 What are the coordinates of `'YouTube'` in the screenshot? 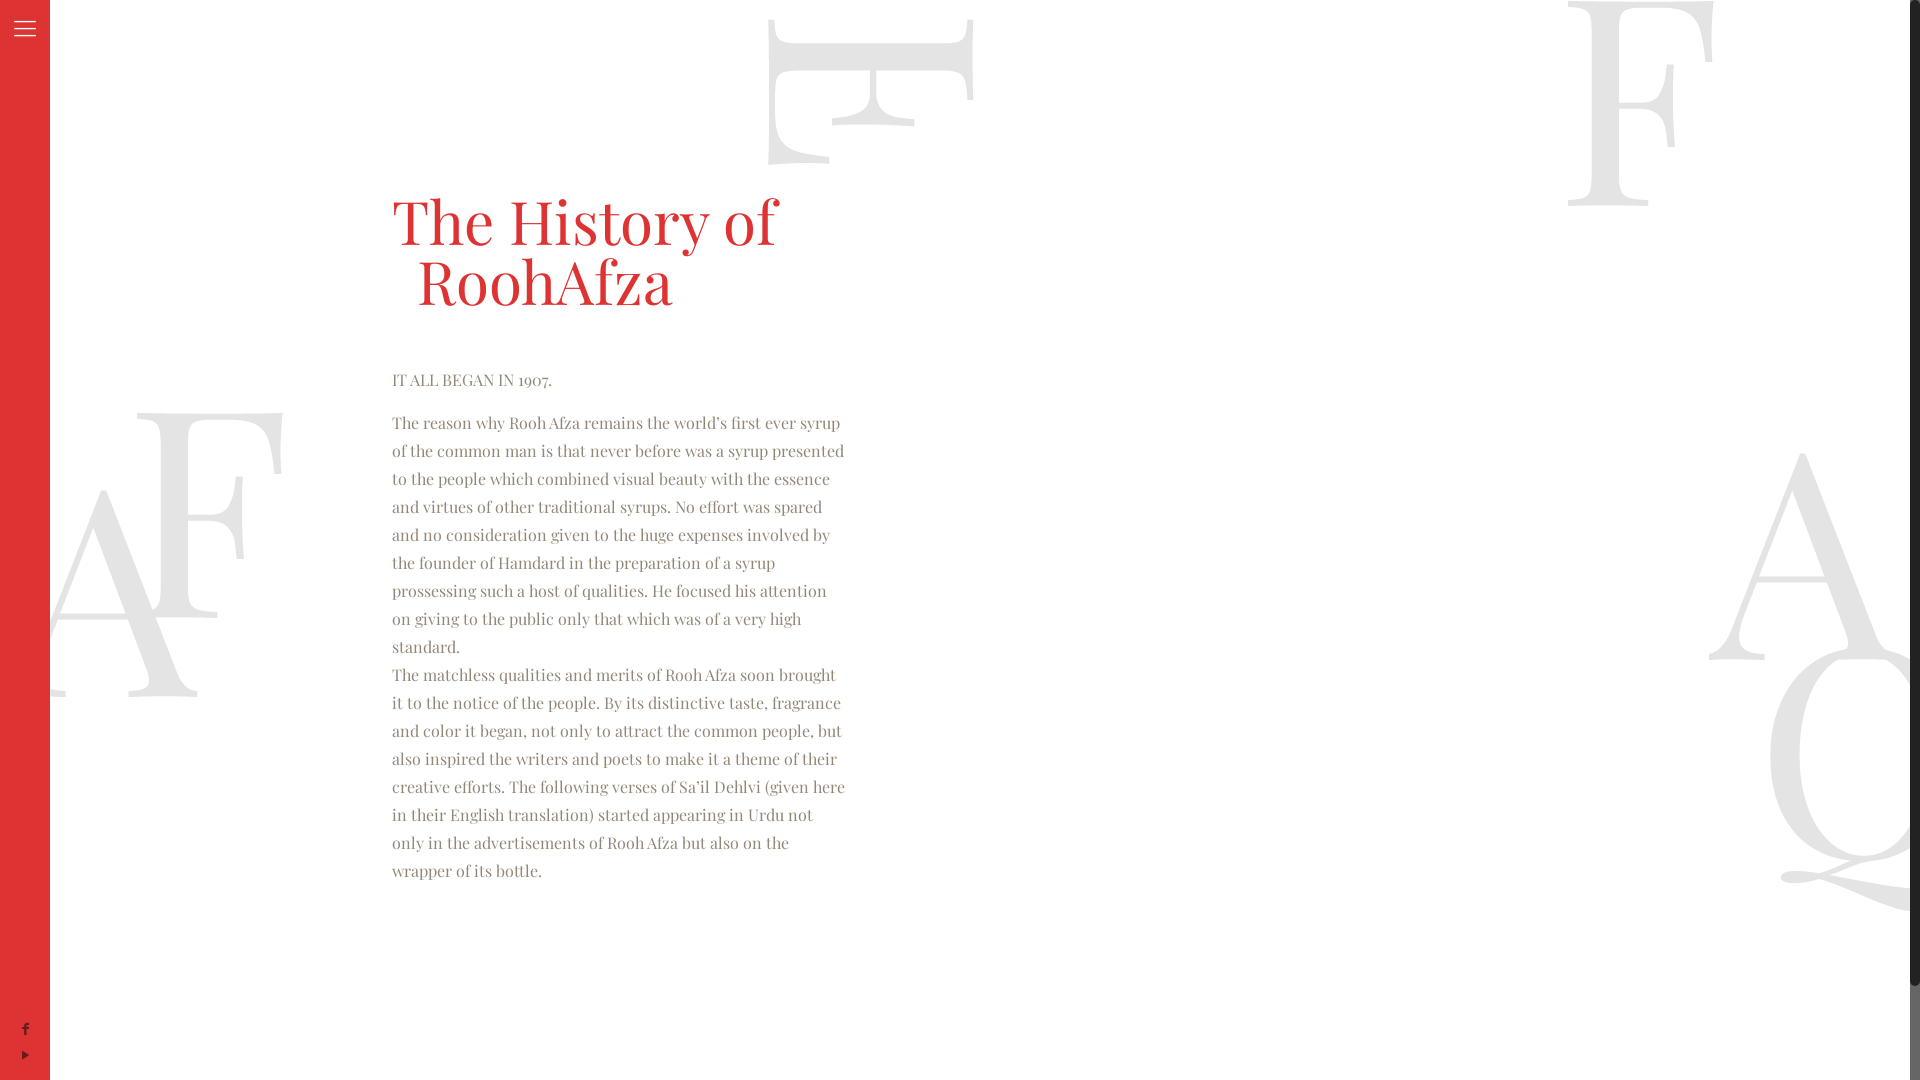 It's located at (24, 1053).